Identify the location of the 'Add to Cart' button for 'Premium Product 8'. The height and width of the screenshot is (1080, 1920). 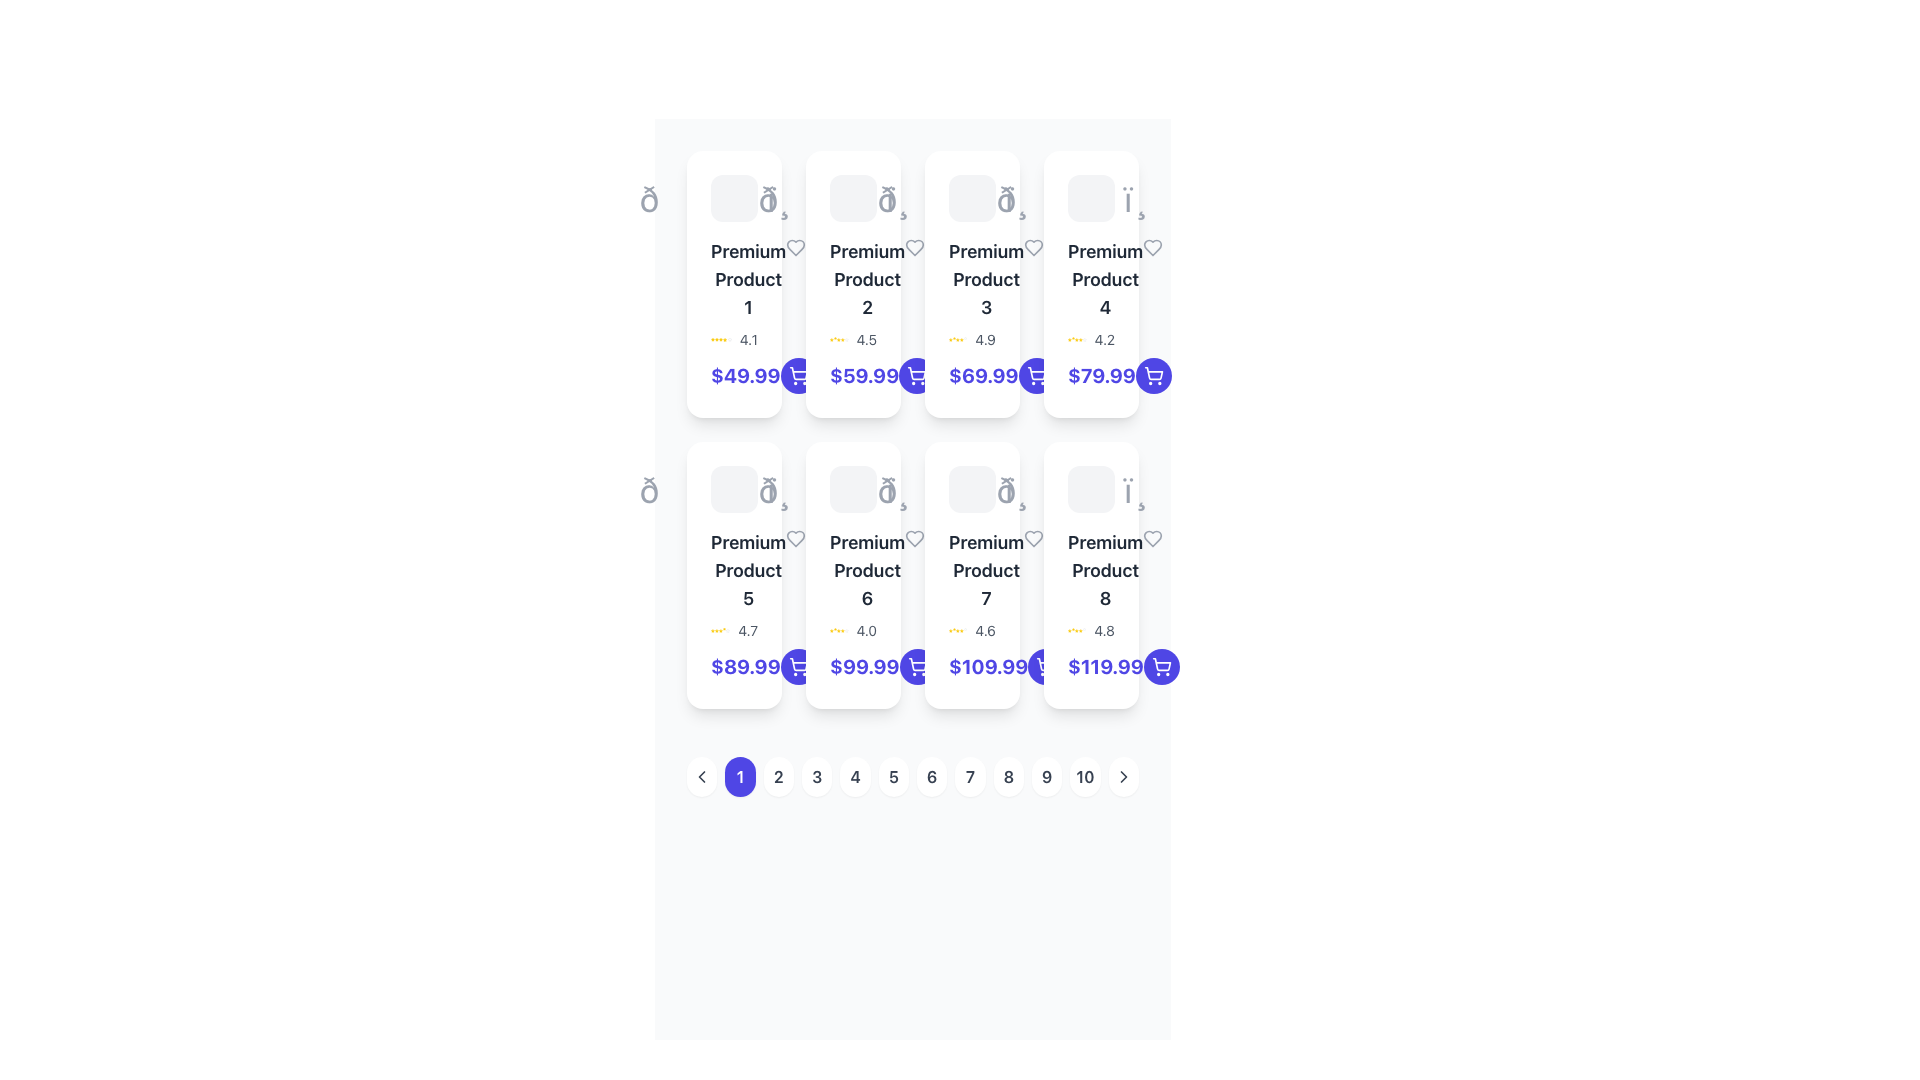
(1161, 664).